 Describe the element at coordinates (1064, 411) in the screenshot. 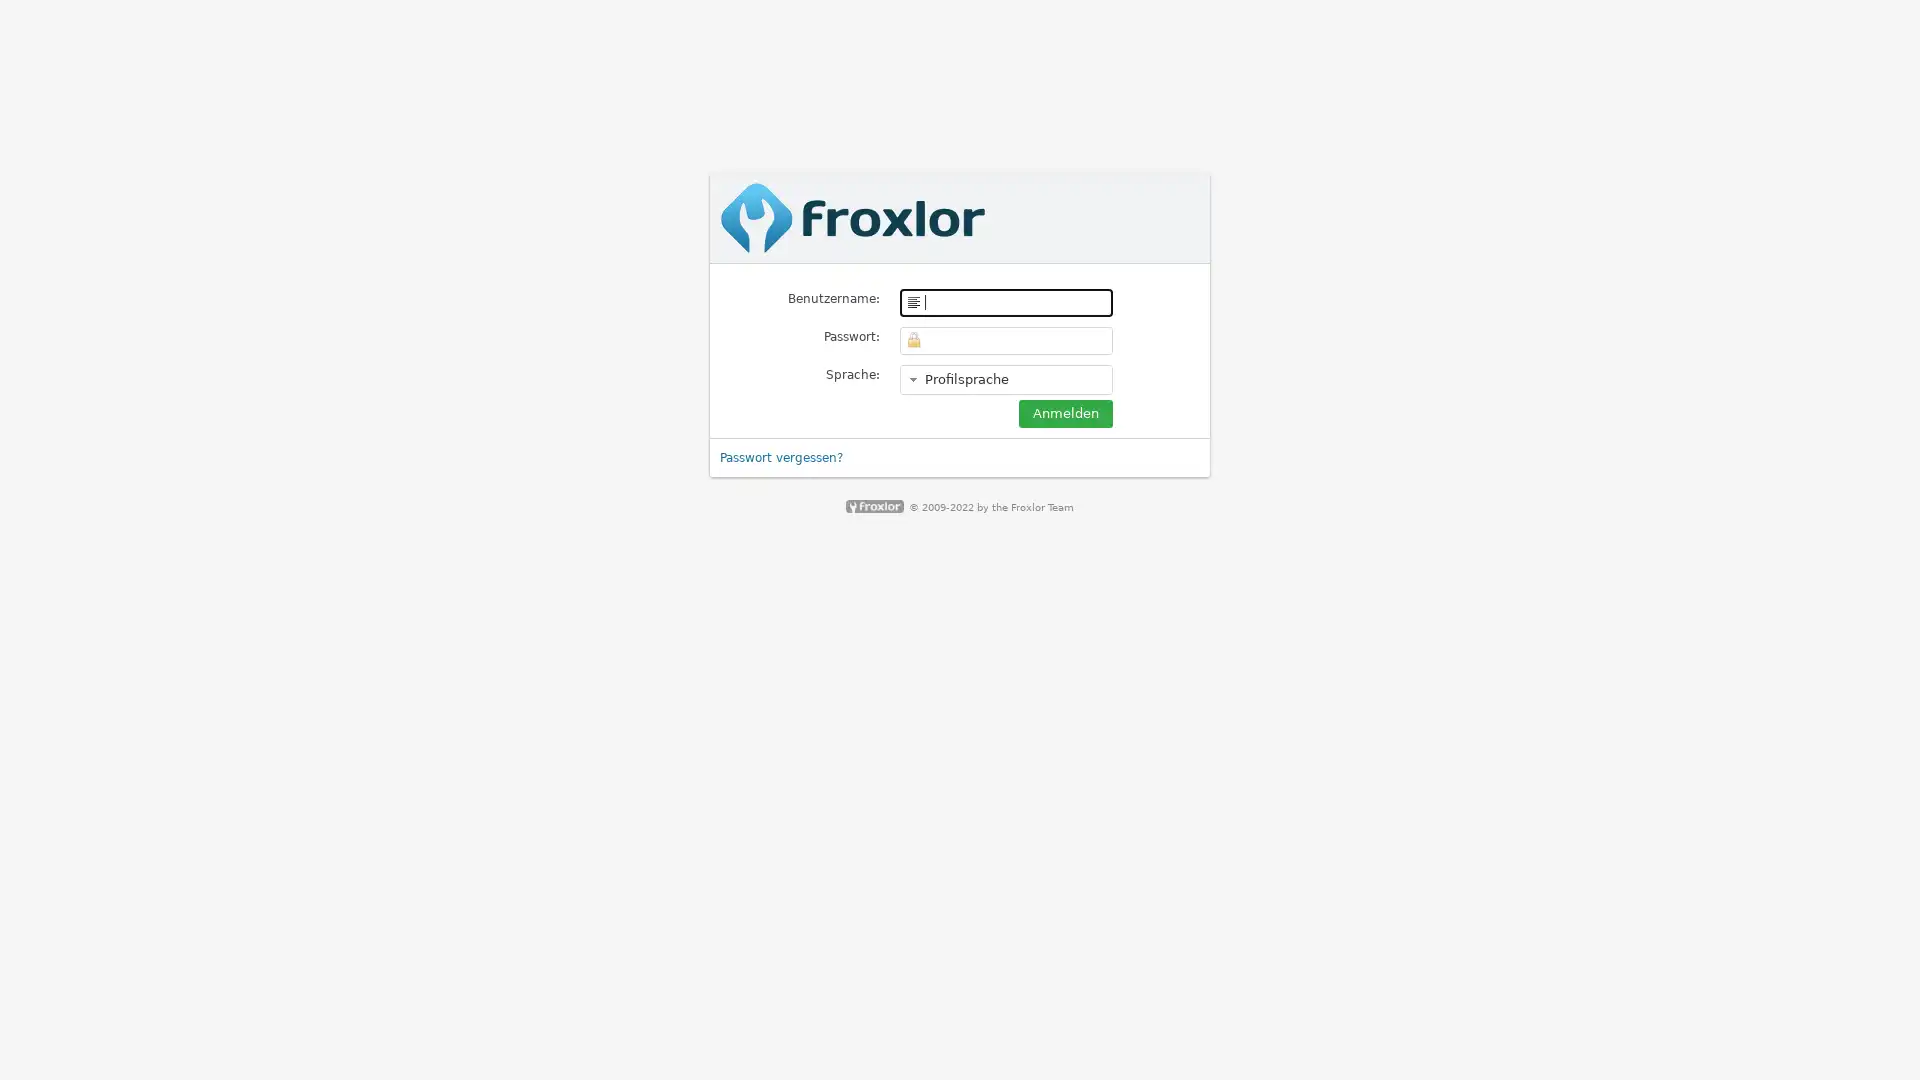

I see `Anmelden` at that location.